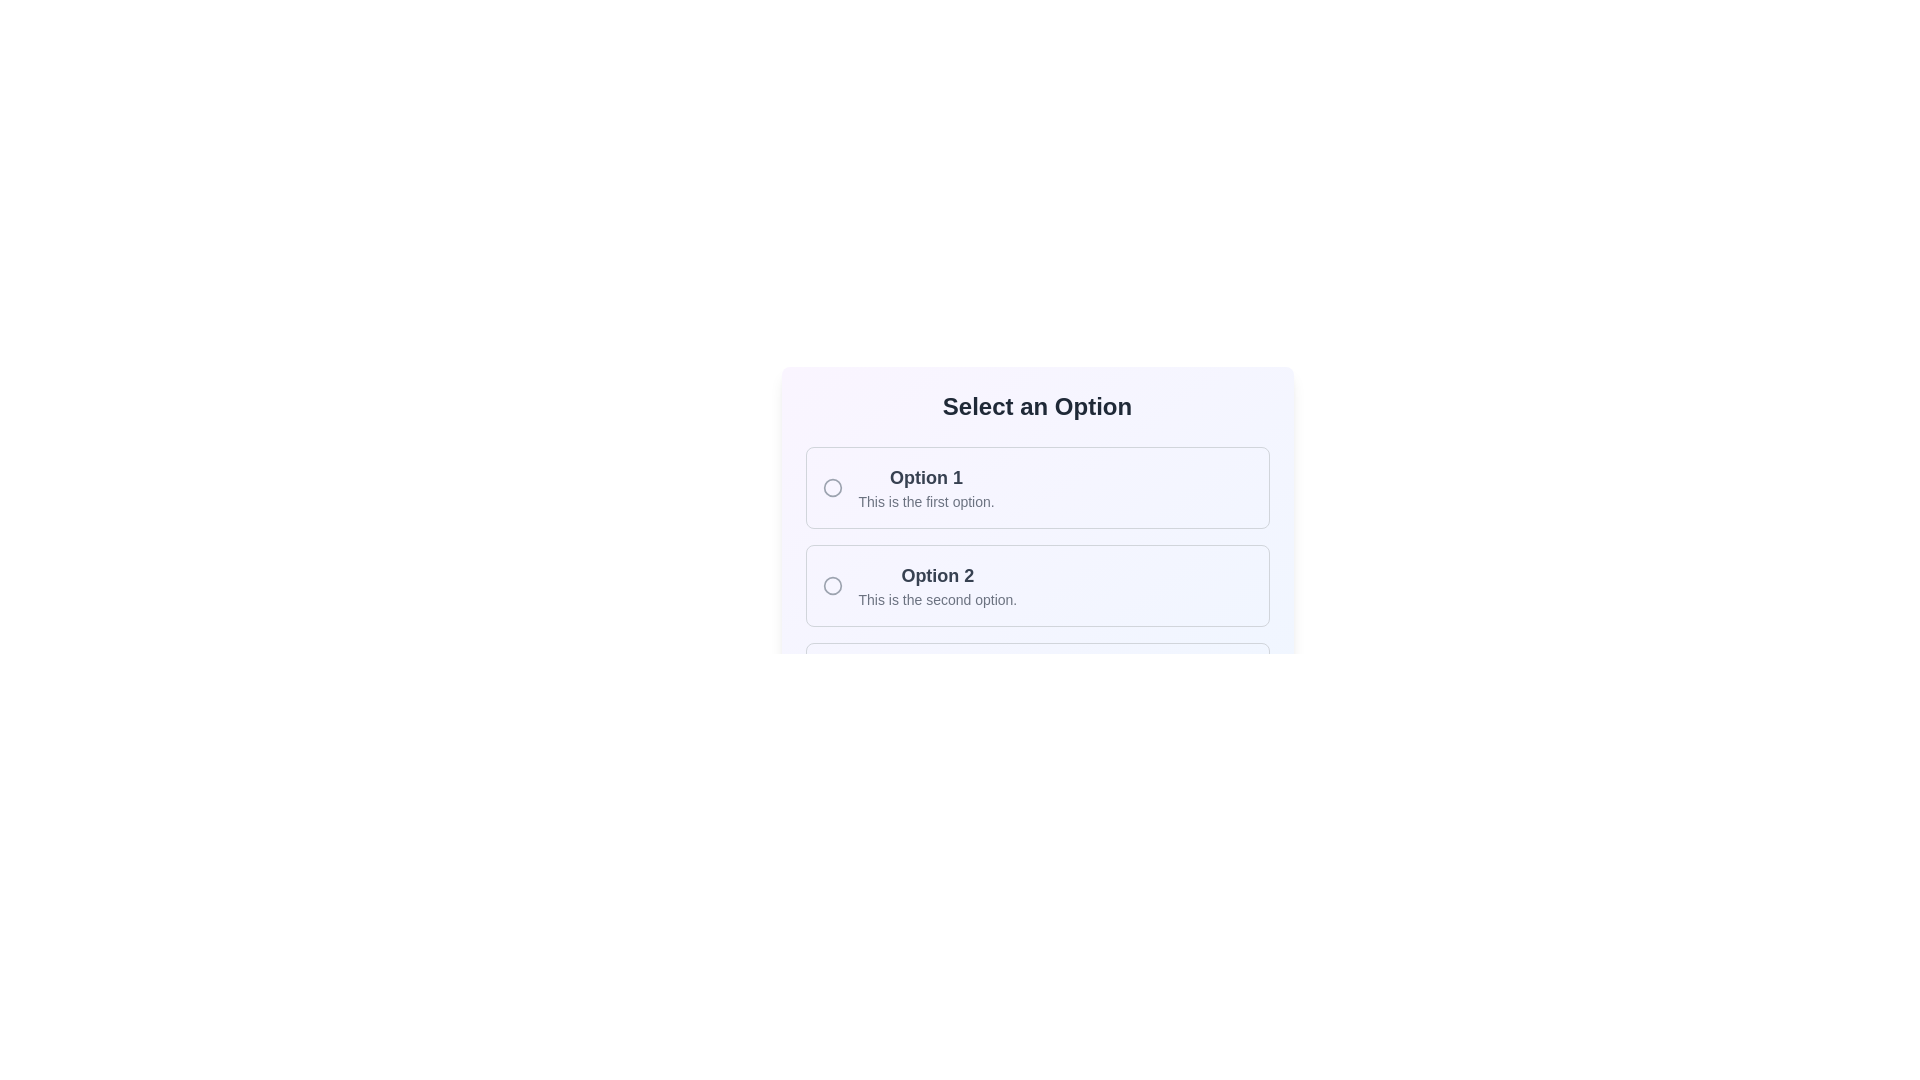 The height and width of the screenshot is (1080, 1920). What do you see at coordinates (832, 488) in the screenshot?
I see `the circular radio button associated with the label 'Option 1'` at bounding box center [832, 488].